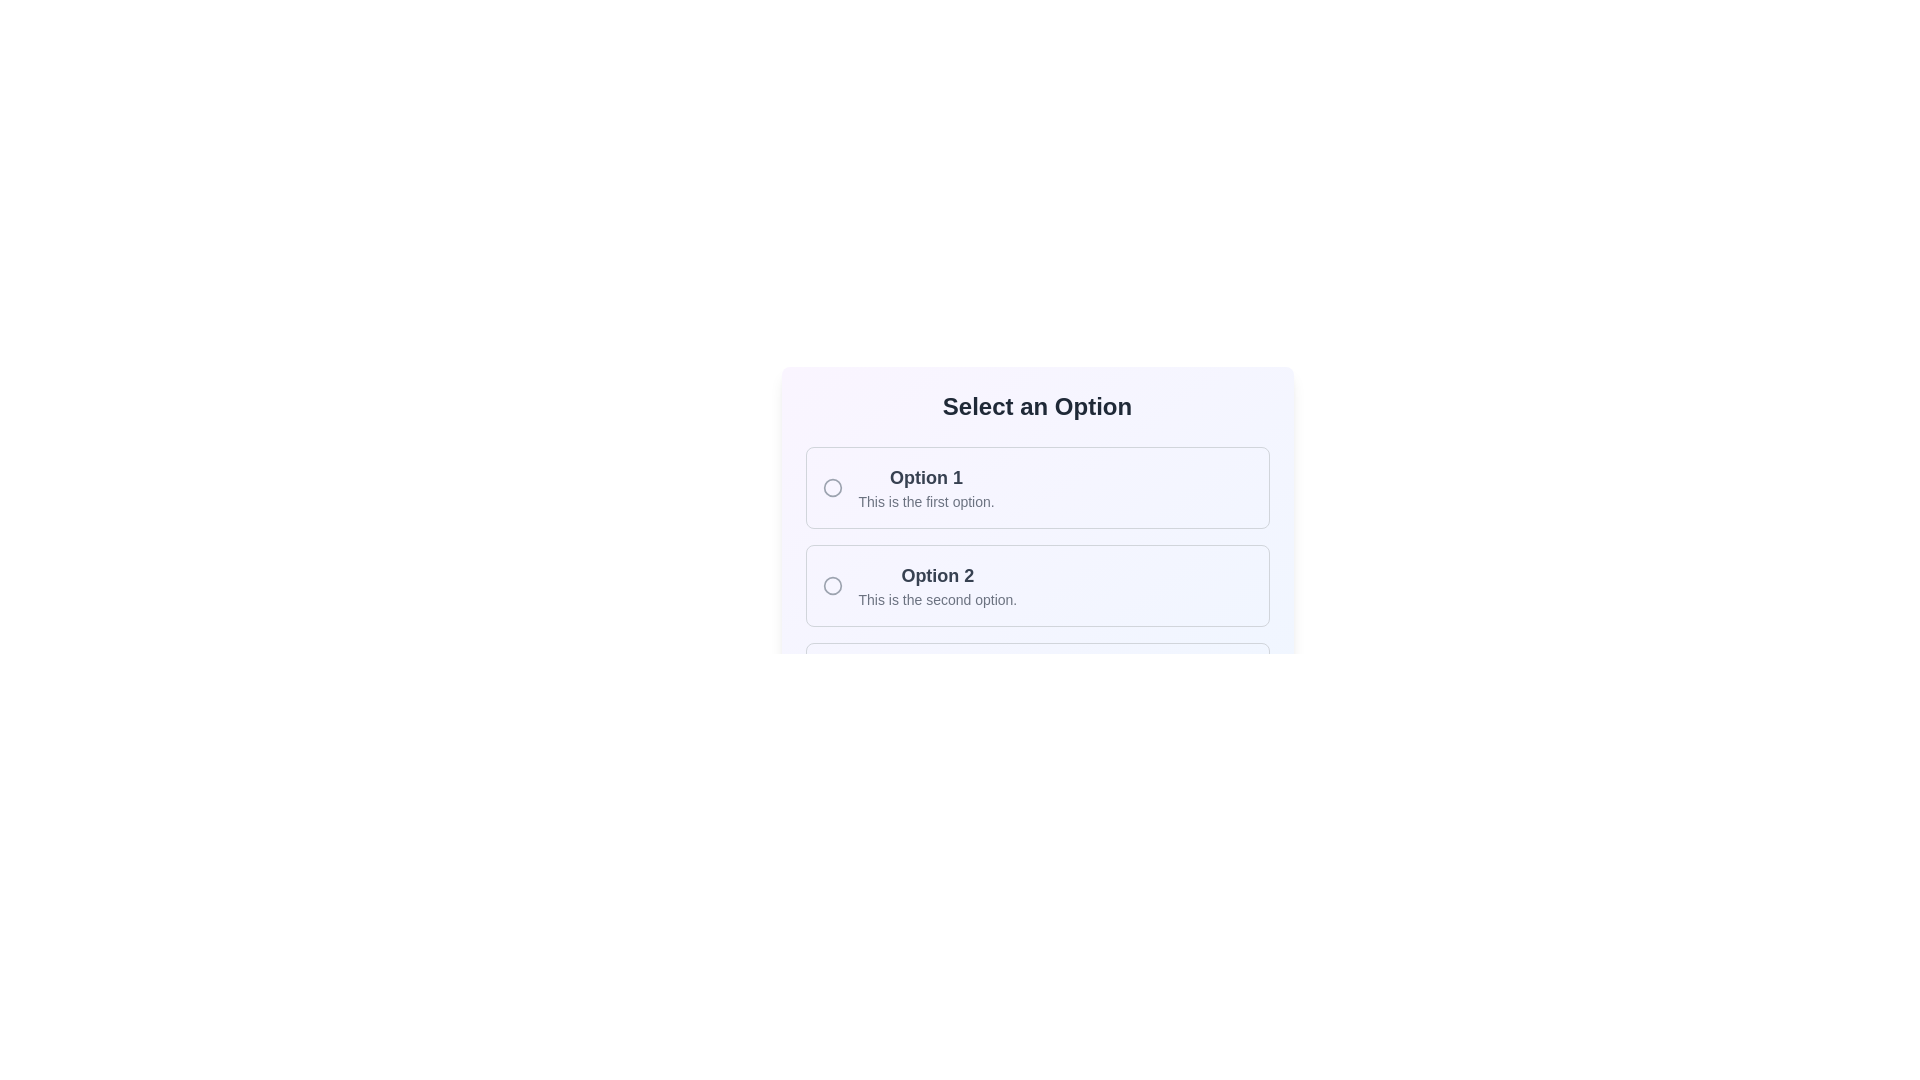 The height and width of the screenshot is (1080, 1920). What do you see at coordinates (832, 488) in the screenshot?
I see `the circular radio button associated with the label 'Option 1'` at bounding box center [832, 488].